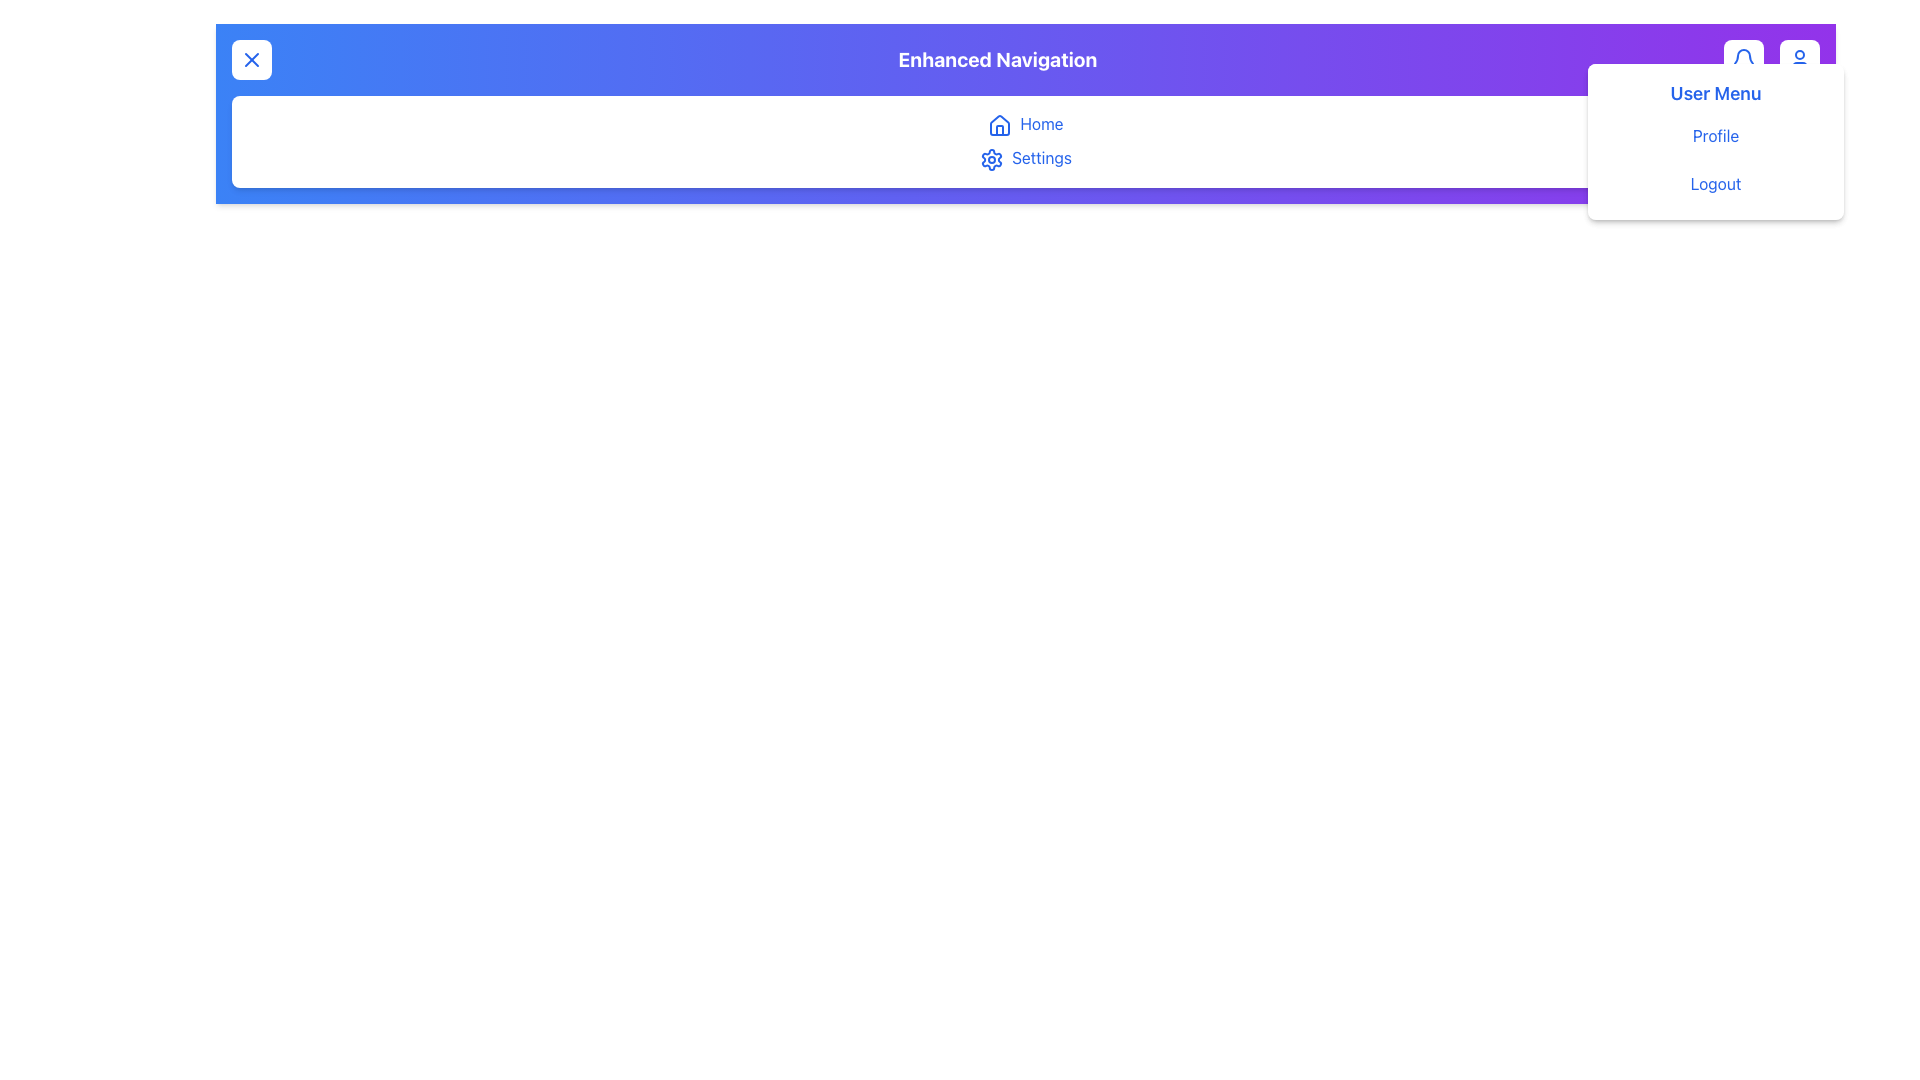 This screenshot has height=1080, width=1920. What do you see at coordinates (251, 59) in the screenshot?
I see `the distinct icon button located at the upper-left corner of the blue navigation bar` at bounding box center [251, 59].